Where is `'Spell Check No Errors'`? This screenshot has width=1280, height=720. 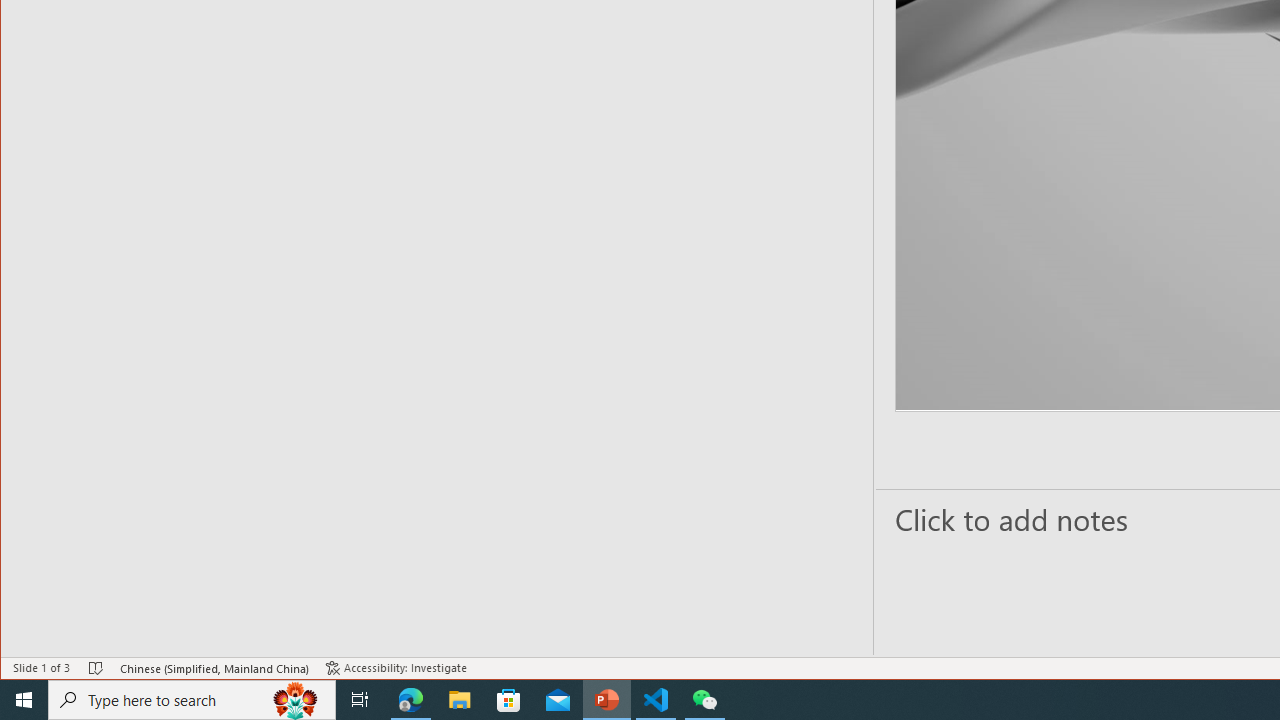
'Spell Check No Errors' is located at coordinates (95, 668).